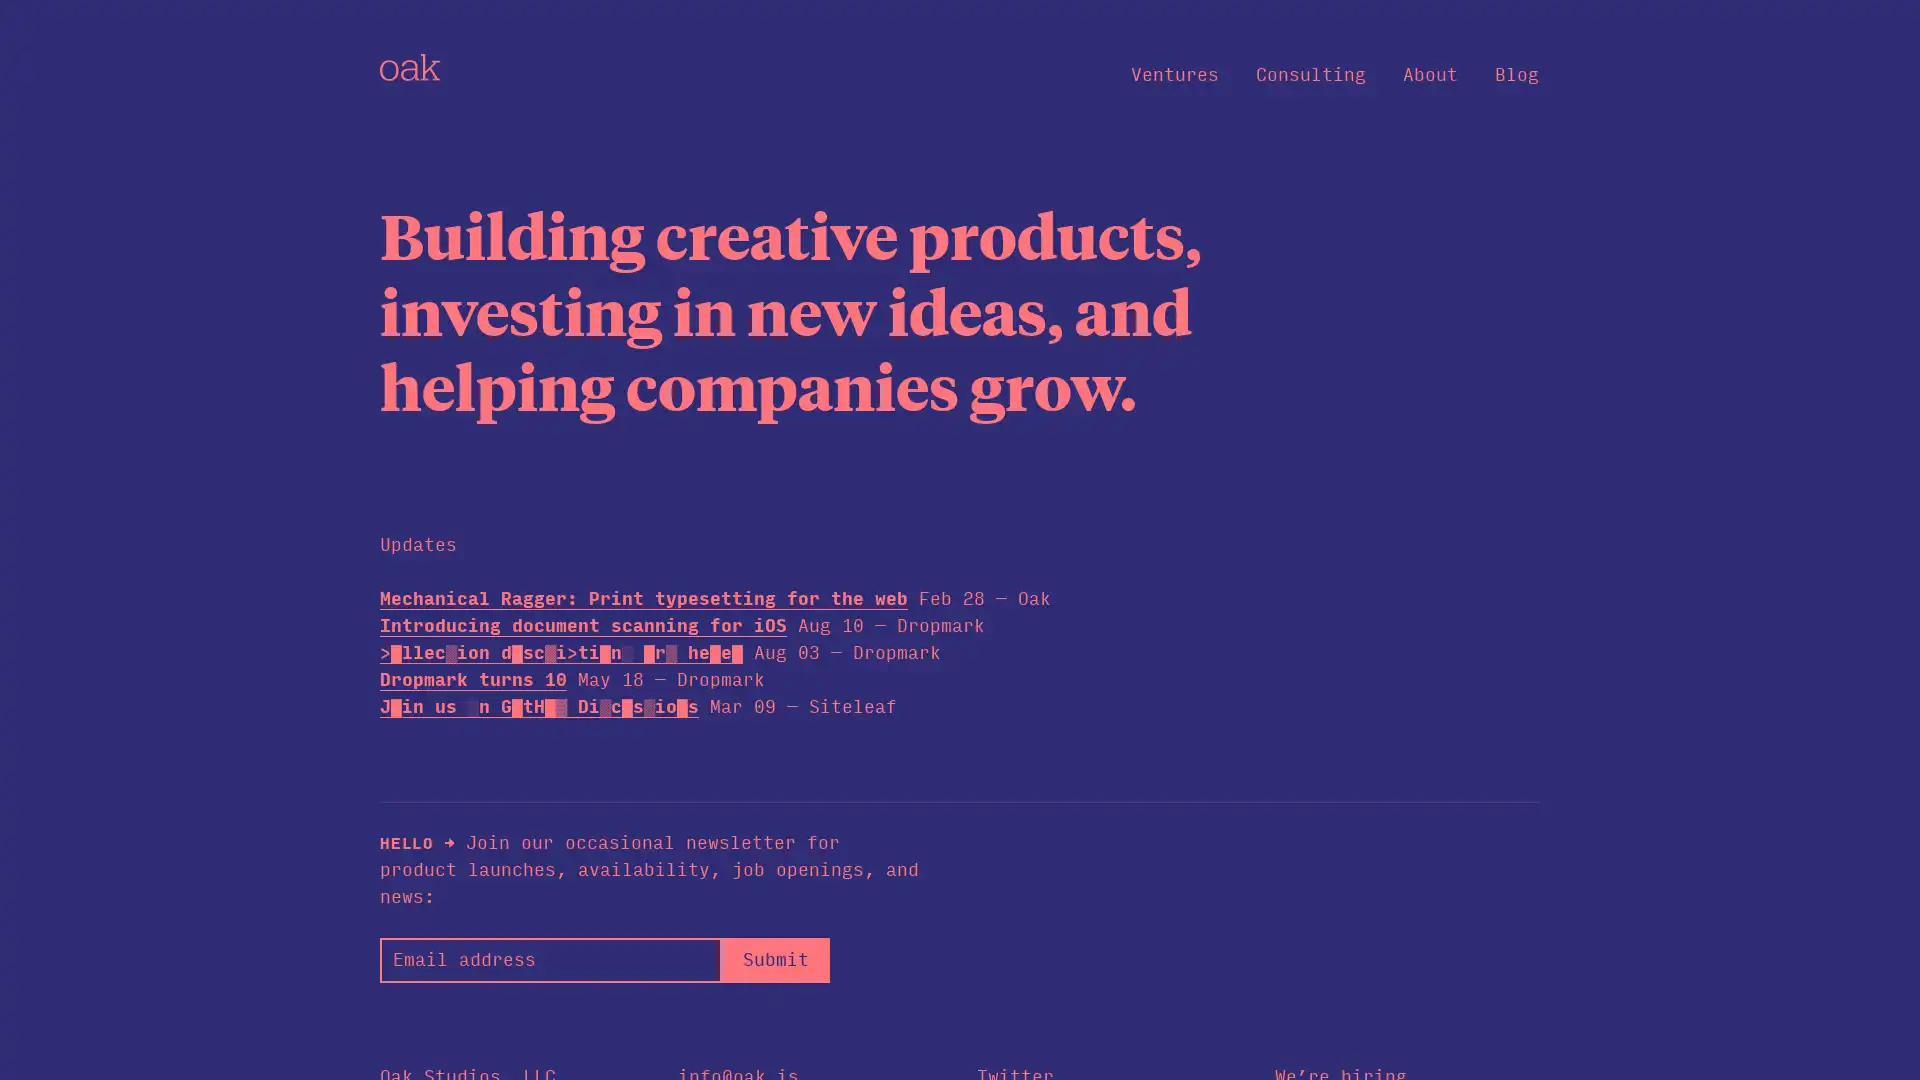  Describe the element at coordinates (774, 958) in the screenshot. I see `Submit` at that location.